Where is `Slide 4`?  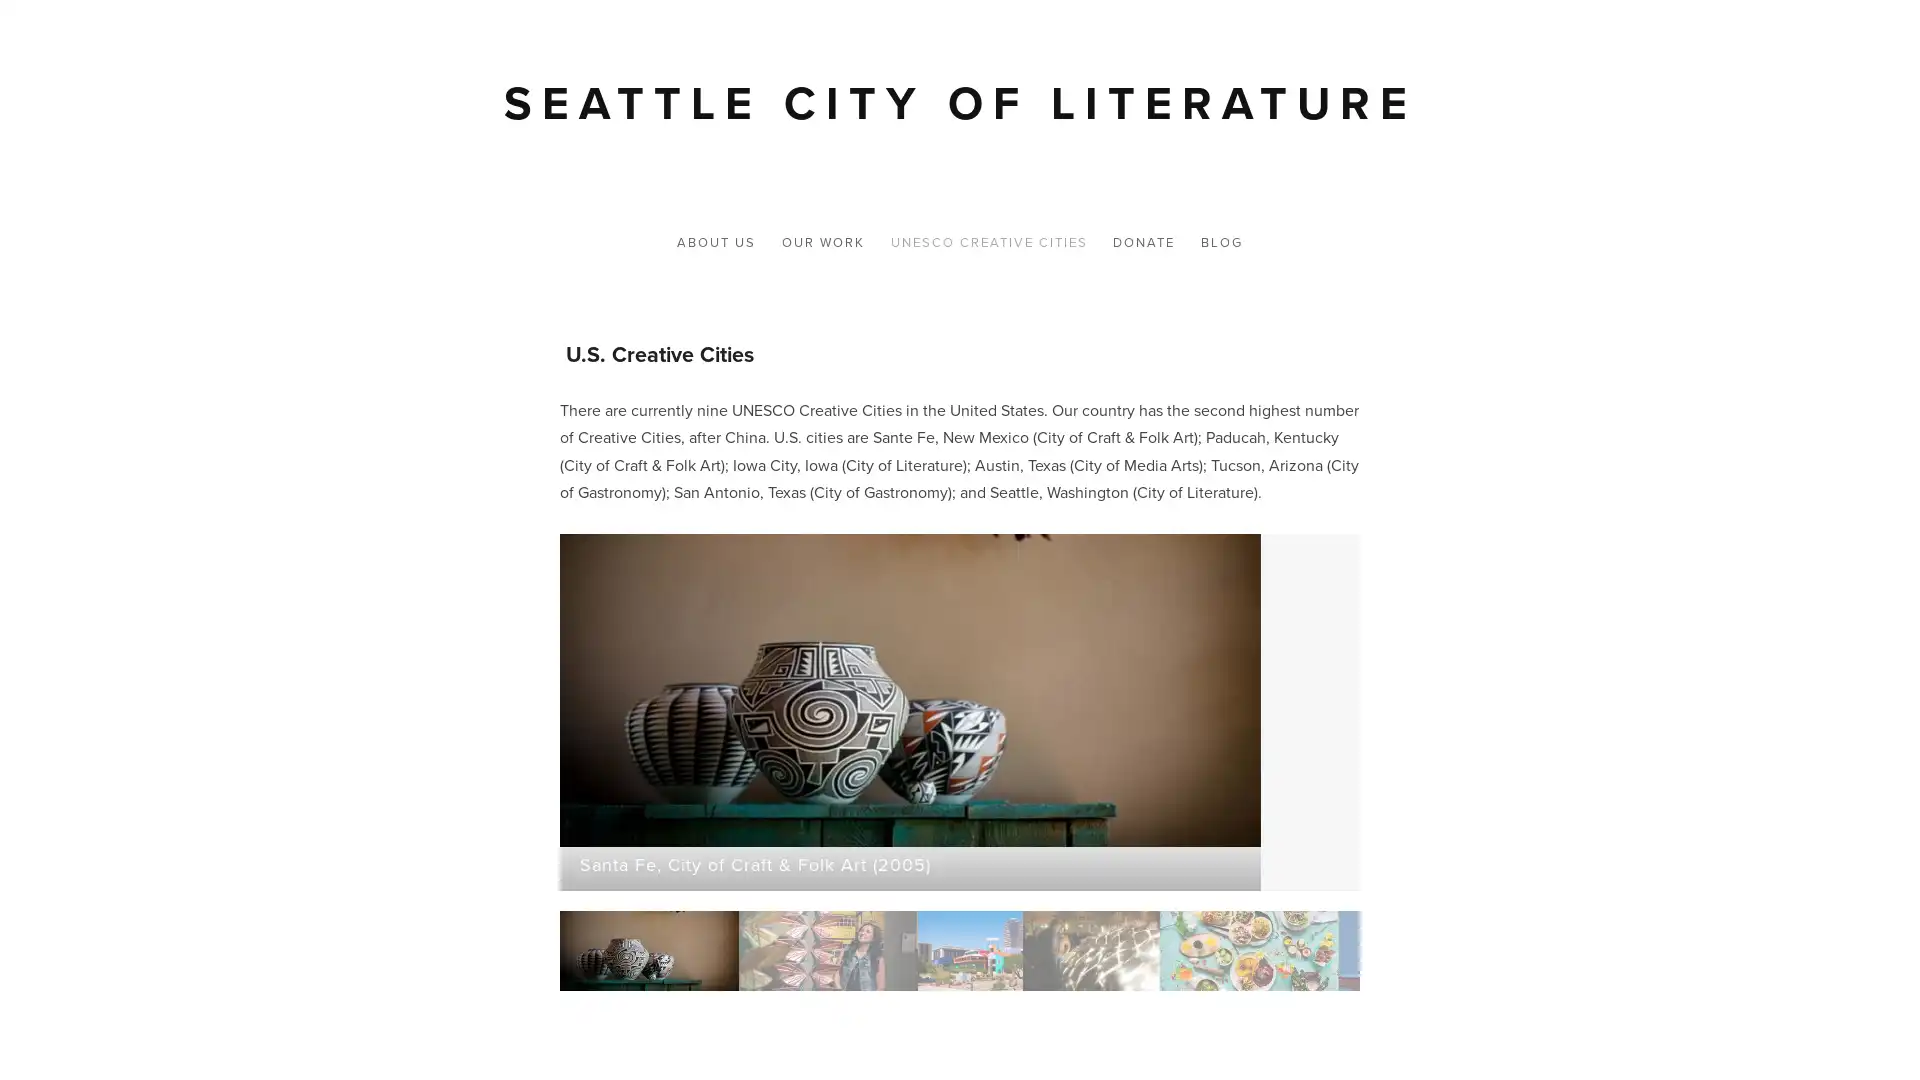 Slide 4 is located at coordinates (958, 950).